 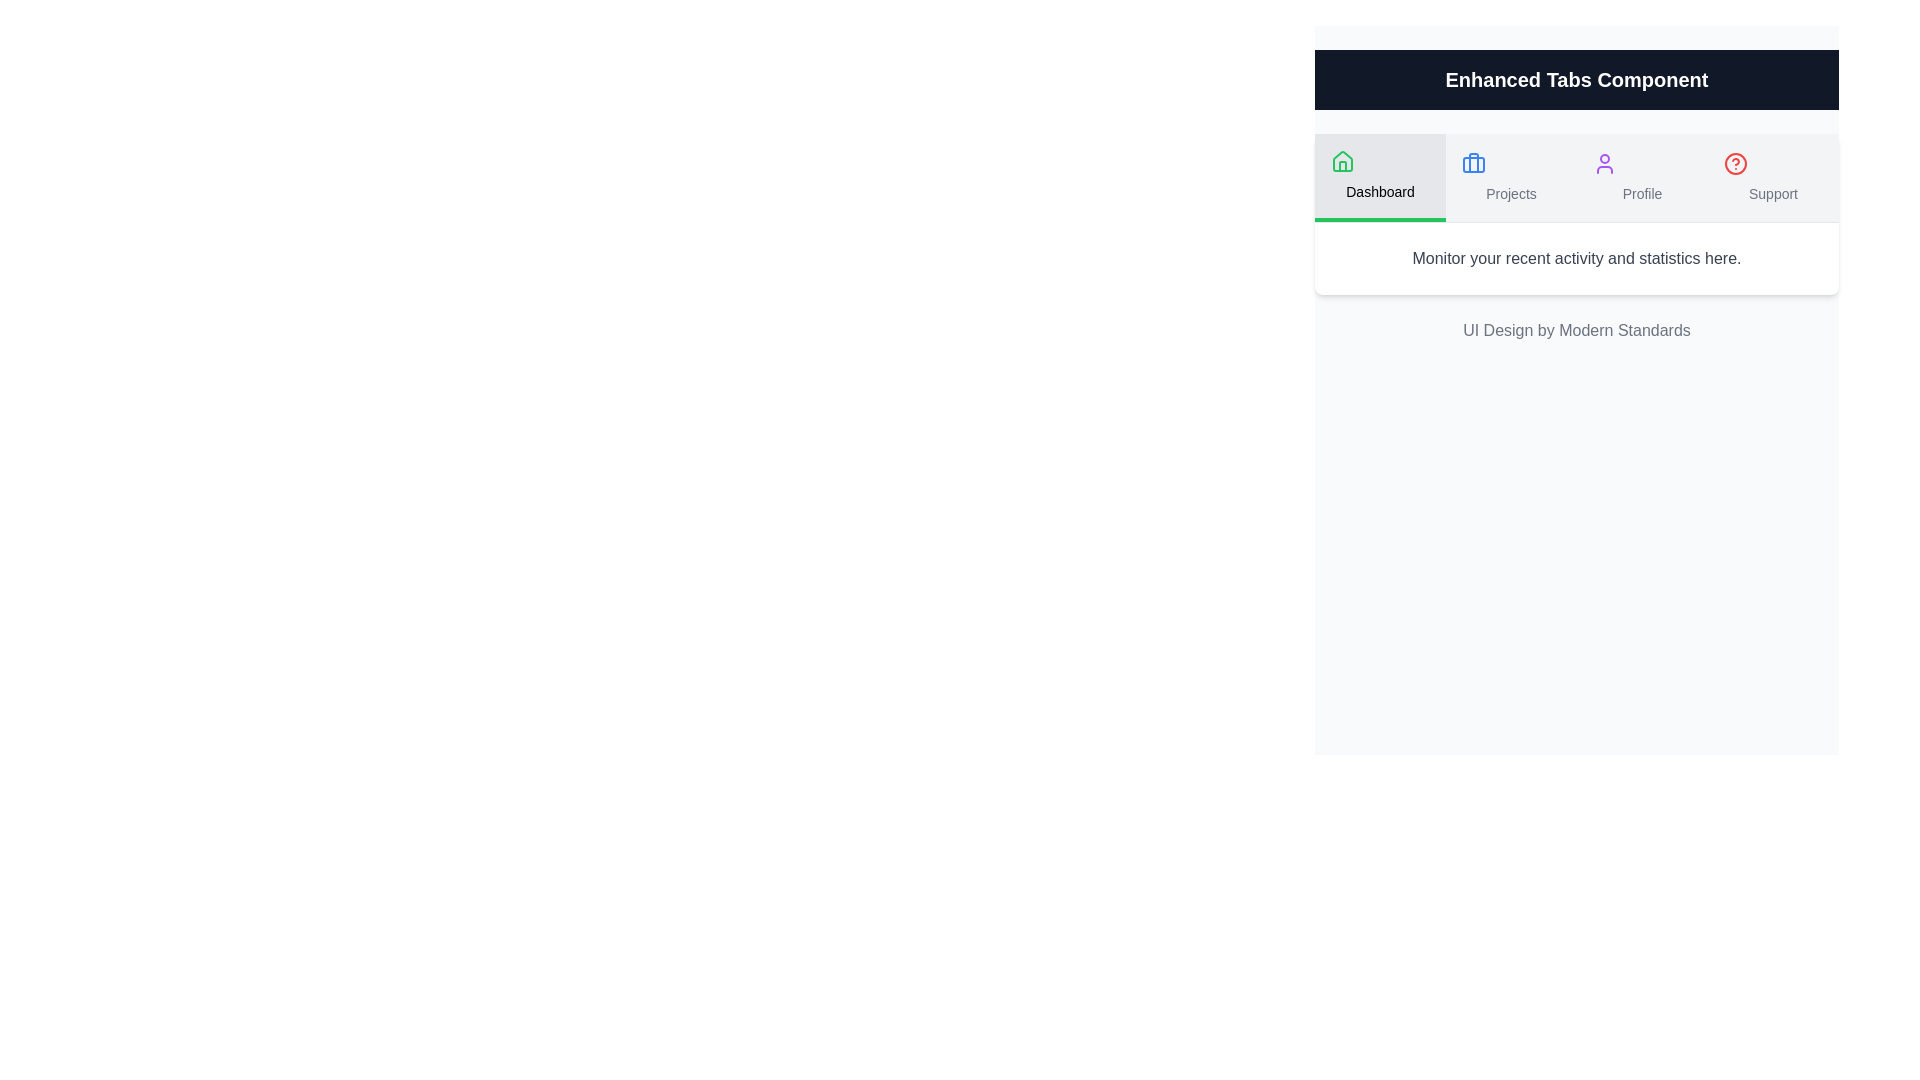 I want to click on the help or information icon located in the upper navigation bar at the top-right corner of the interface, next to the 'Support' menu item, so click(x=1735, y=163).